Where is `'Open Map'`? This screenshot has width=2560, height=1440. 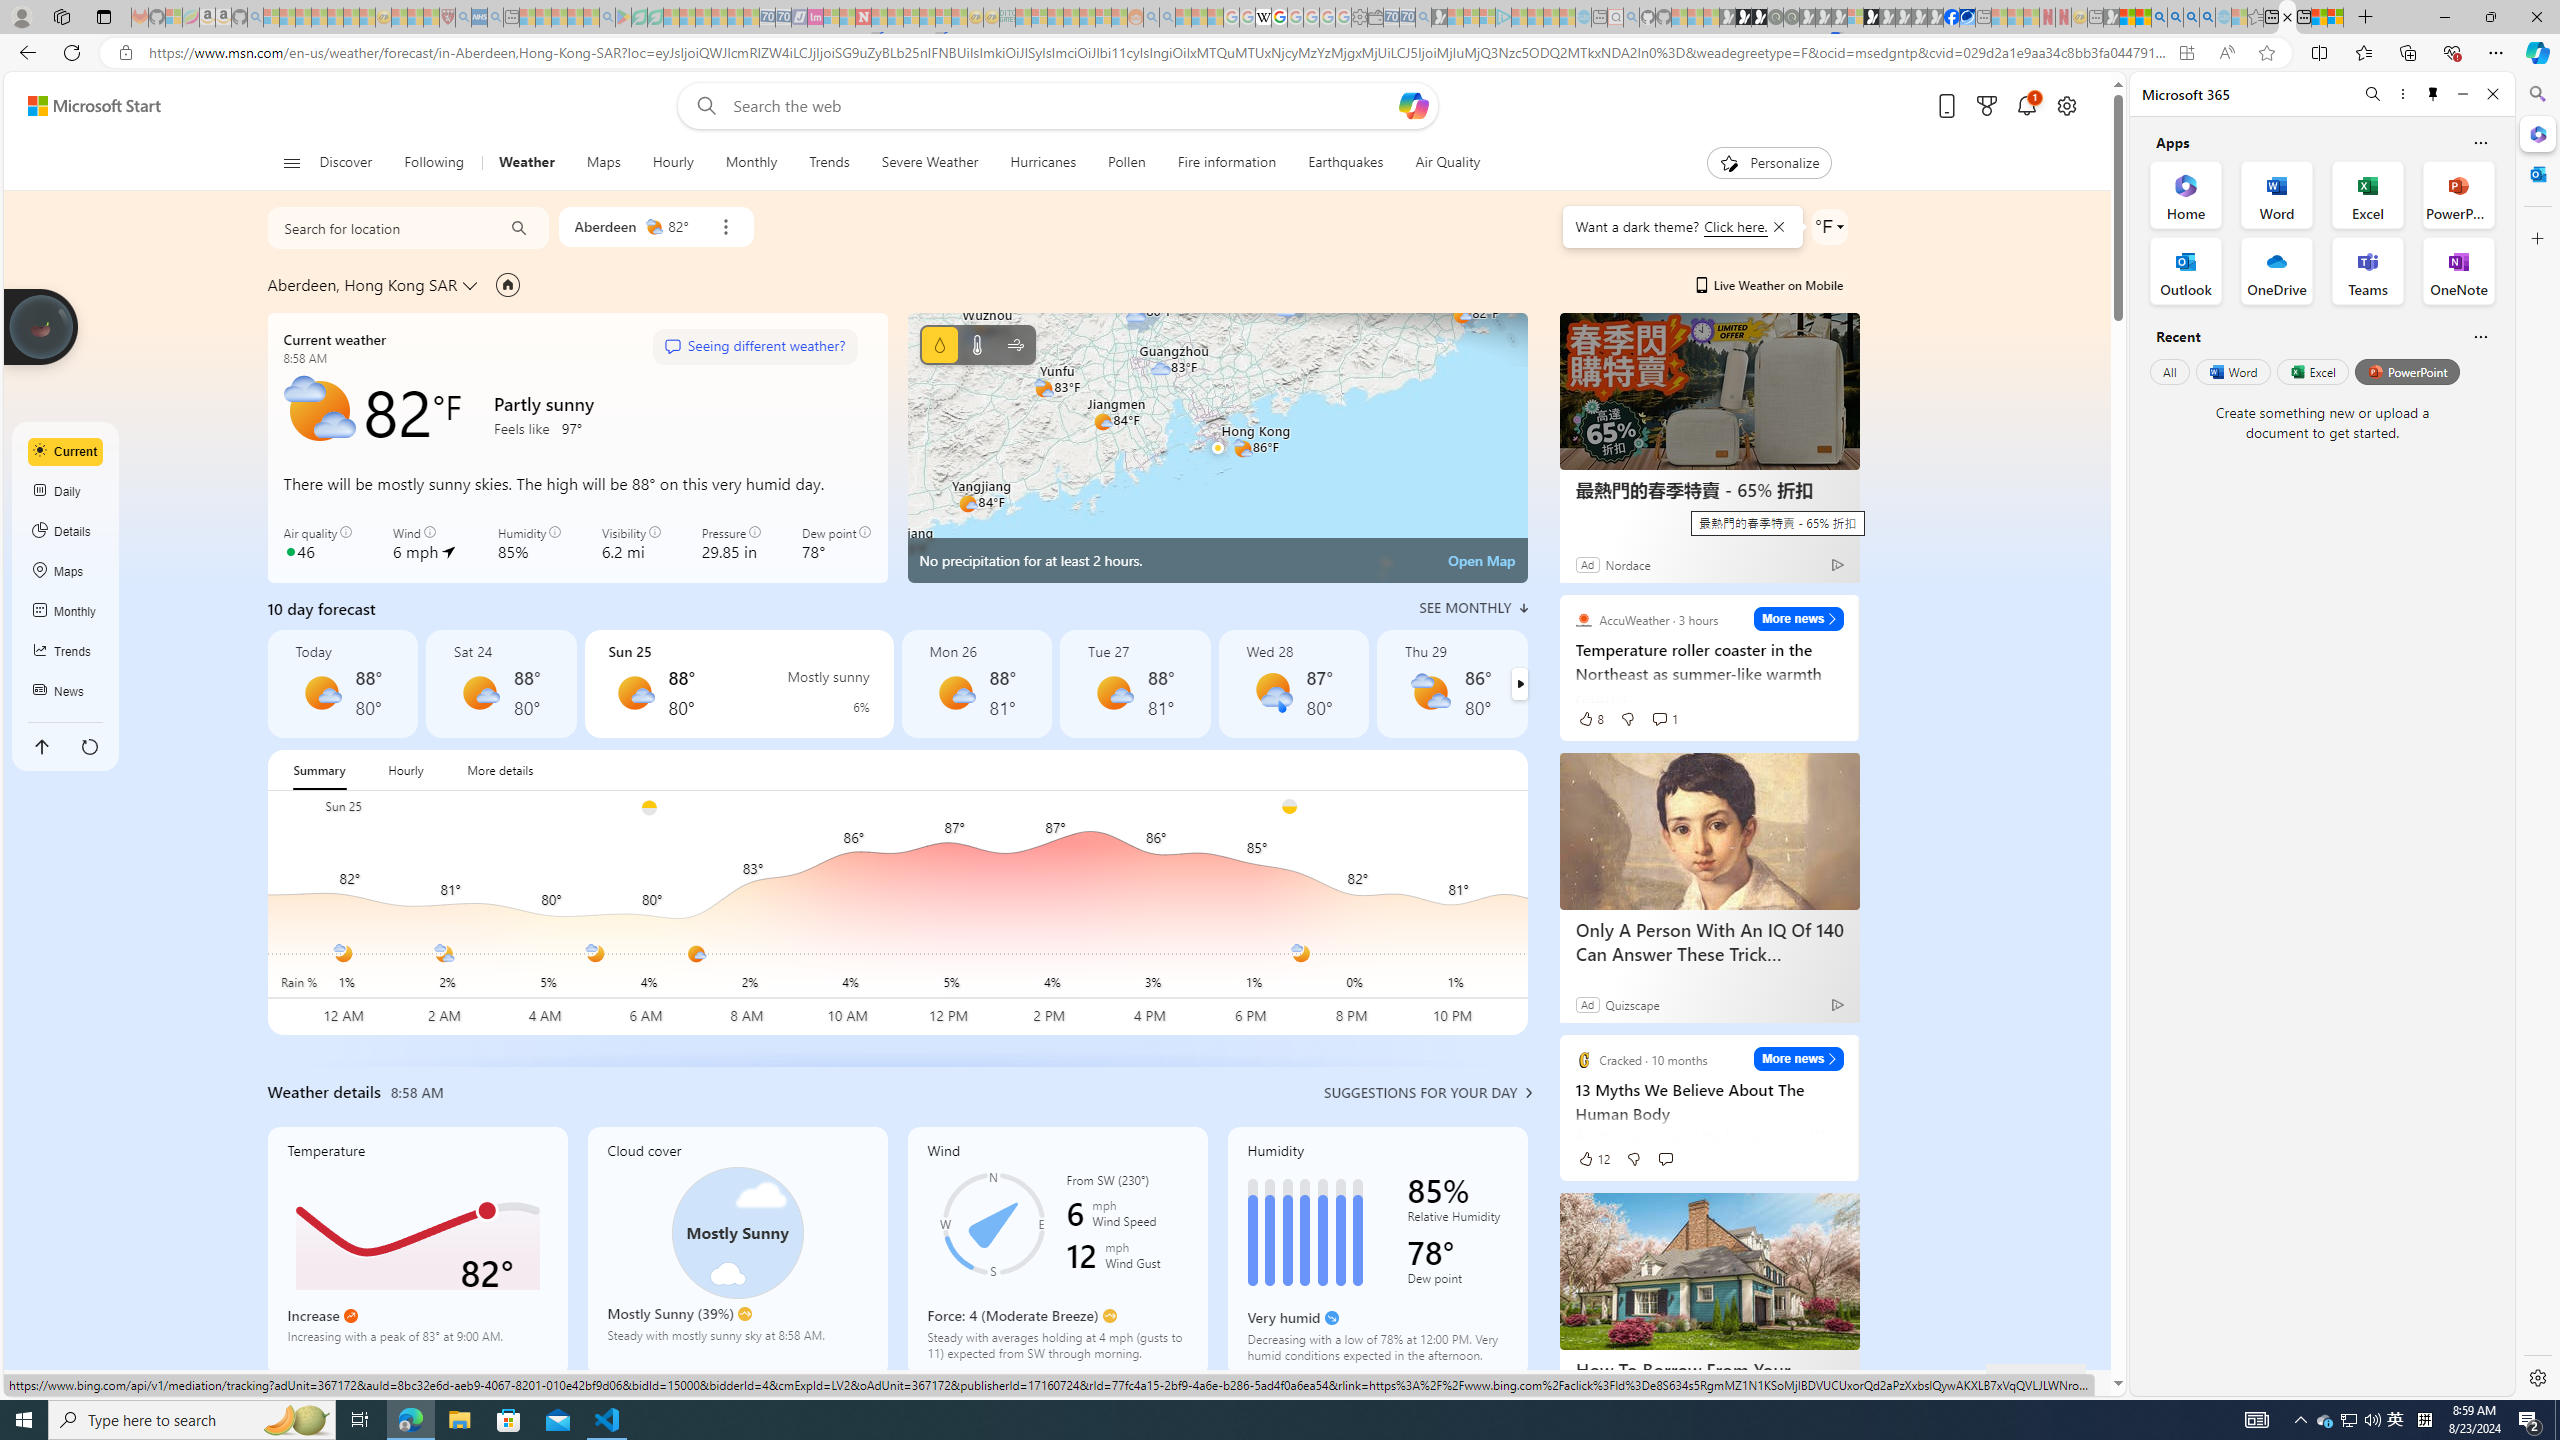 'Open Map' is located at coordinates (1481, 559).